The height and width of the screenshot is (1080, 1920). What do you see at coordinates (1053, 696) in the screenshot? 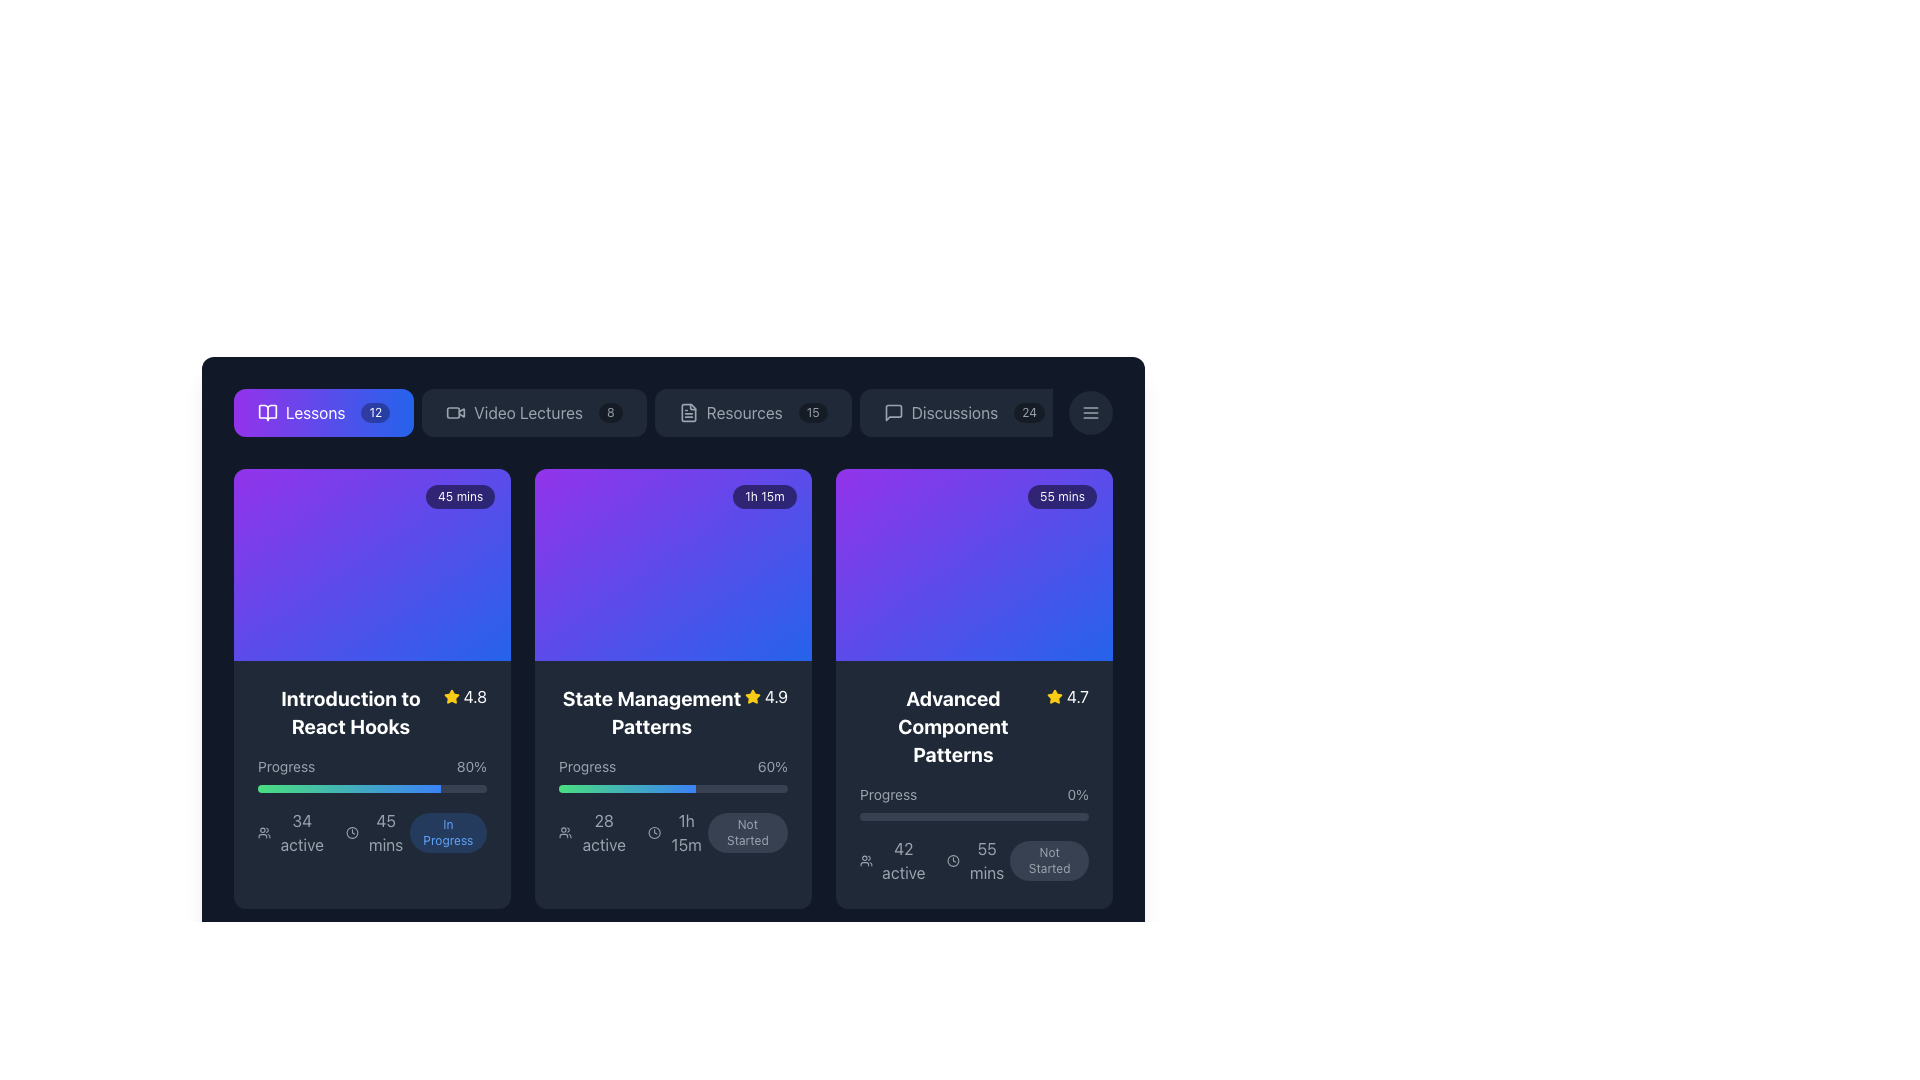
I see `the yellow star icon located to the left of the numeric text '4.7' in the bottom-right corner of the third card labeled 'Advanced Component Patterns' for more details` at bounding box center [1053, 696].